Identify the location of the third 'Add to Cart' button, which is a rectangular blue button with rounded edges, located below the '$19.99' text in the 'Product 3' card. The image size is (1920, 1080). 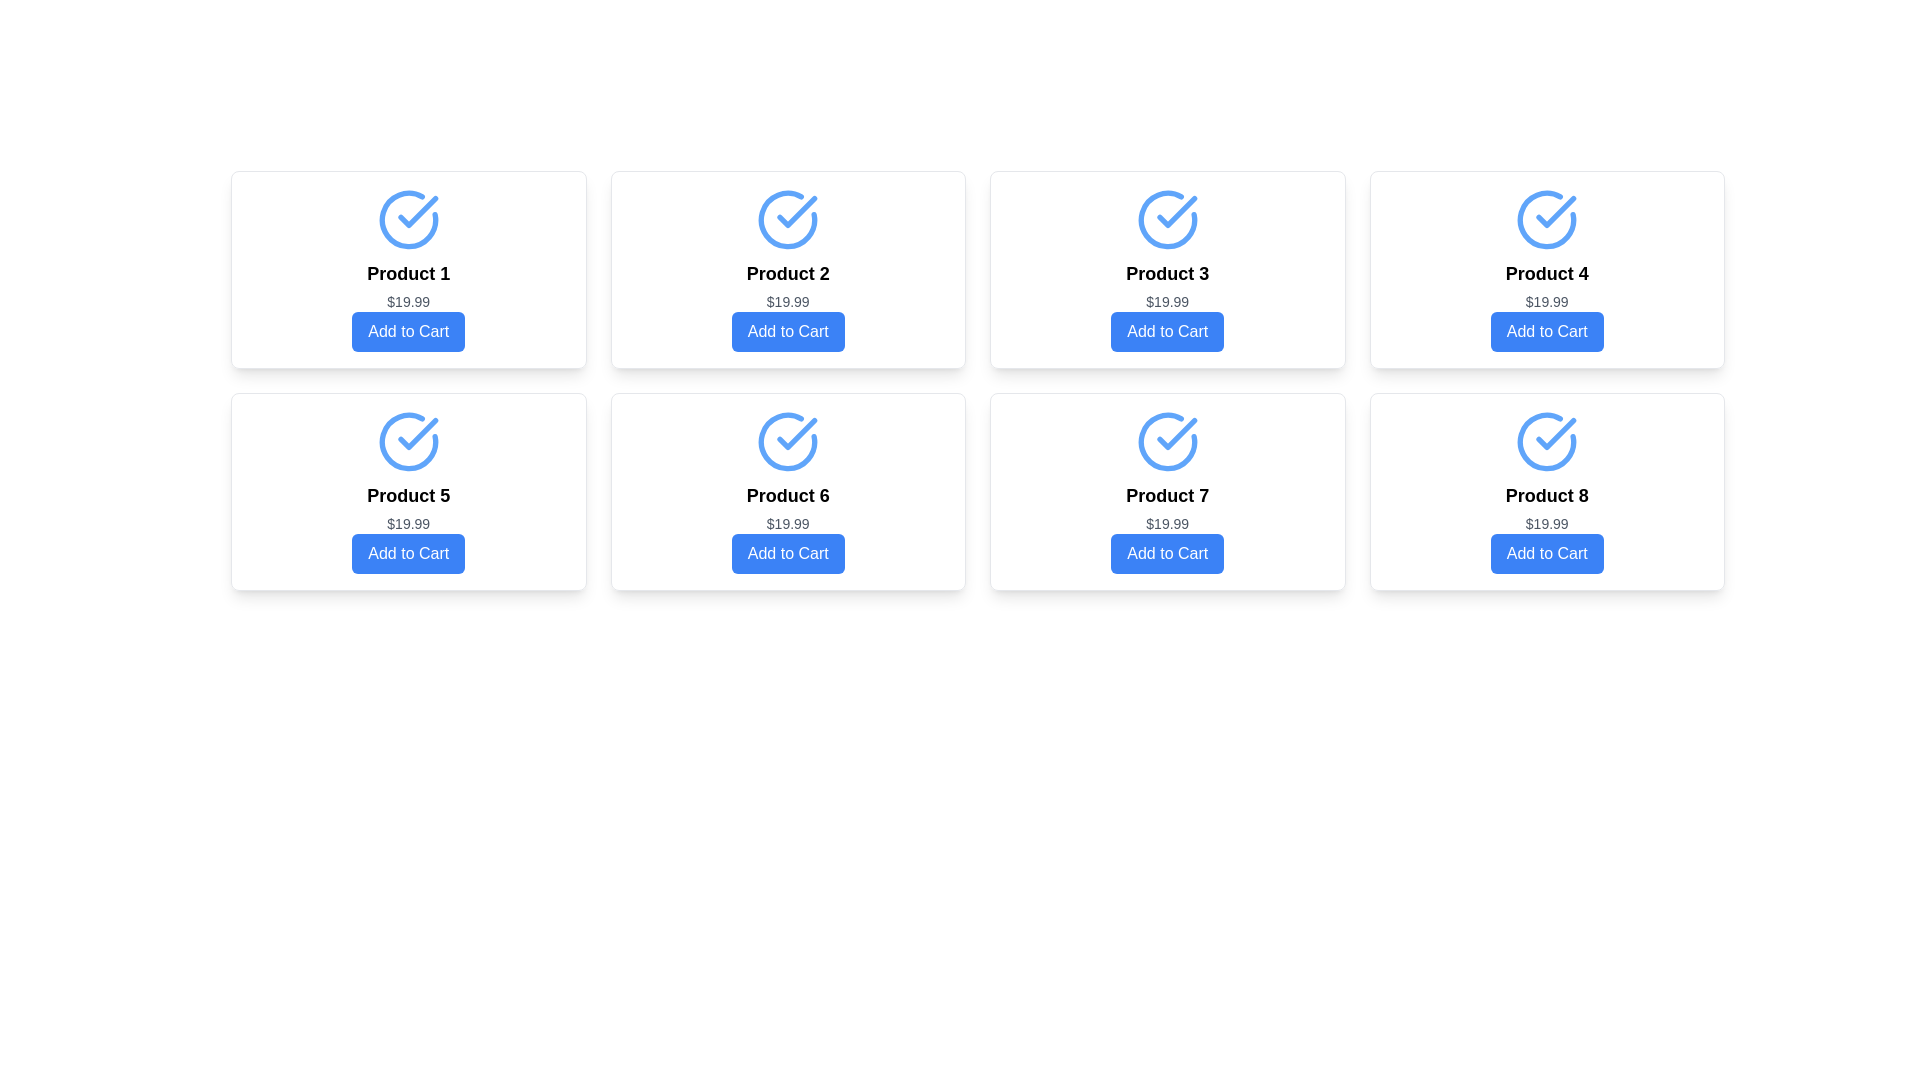
(1167, 330).